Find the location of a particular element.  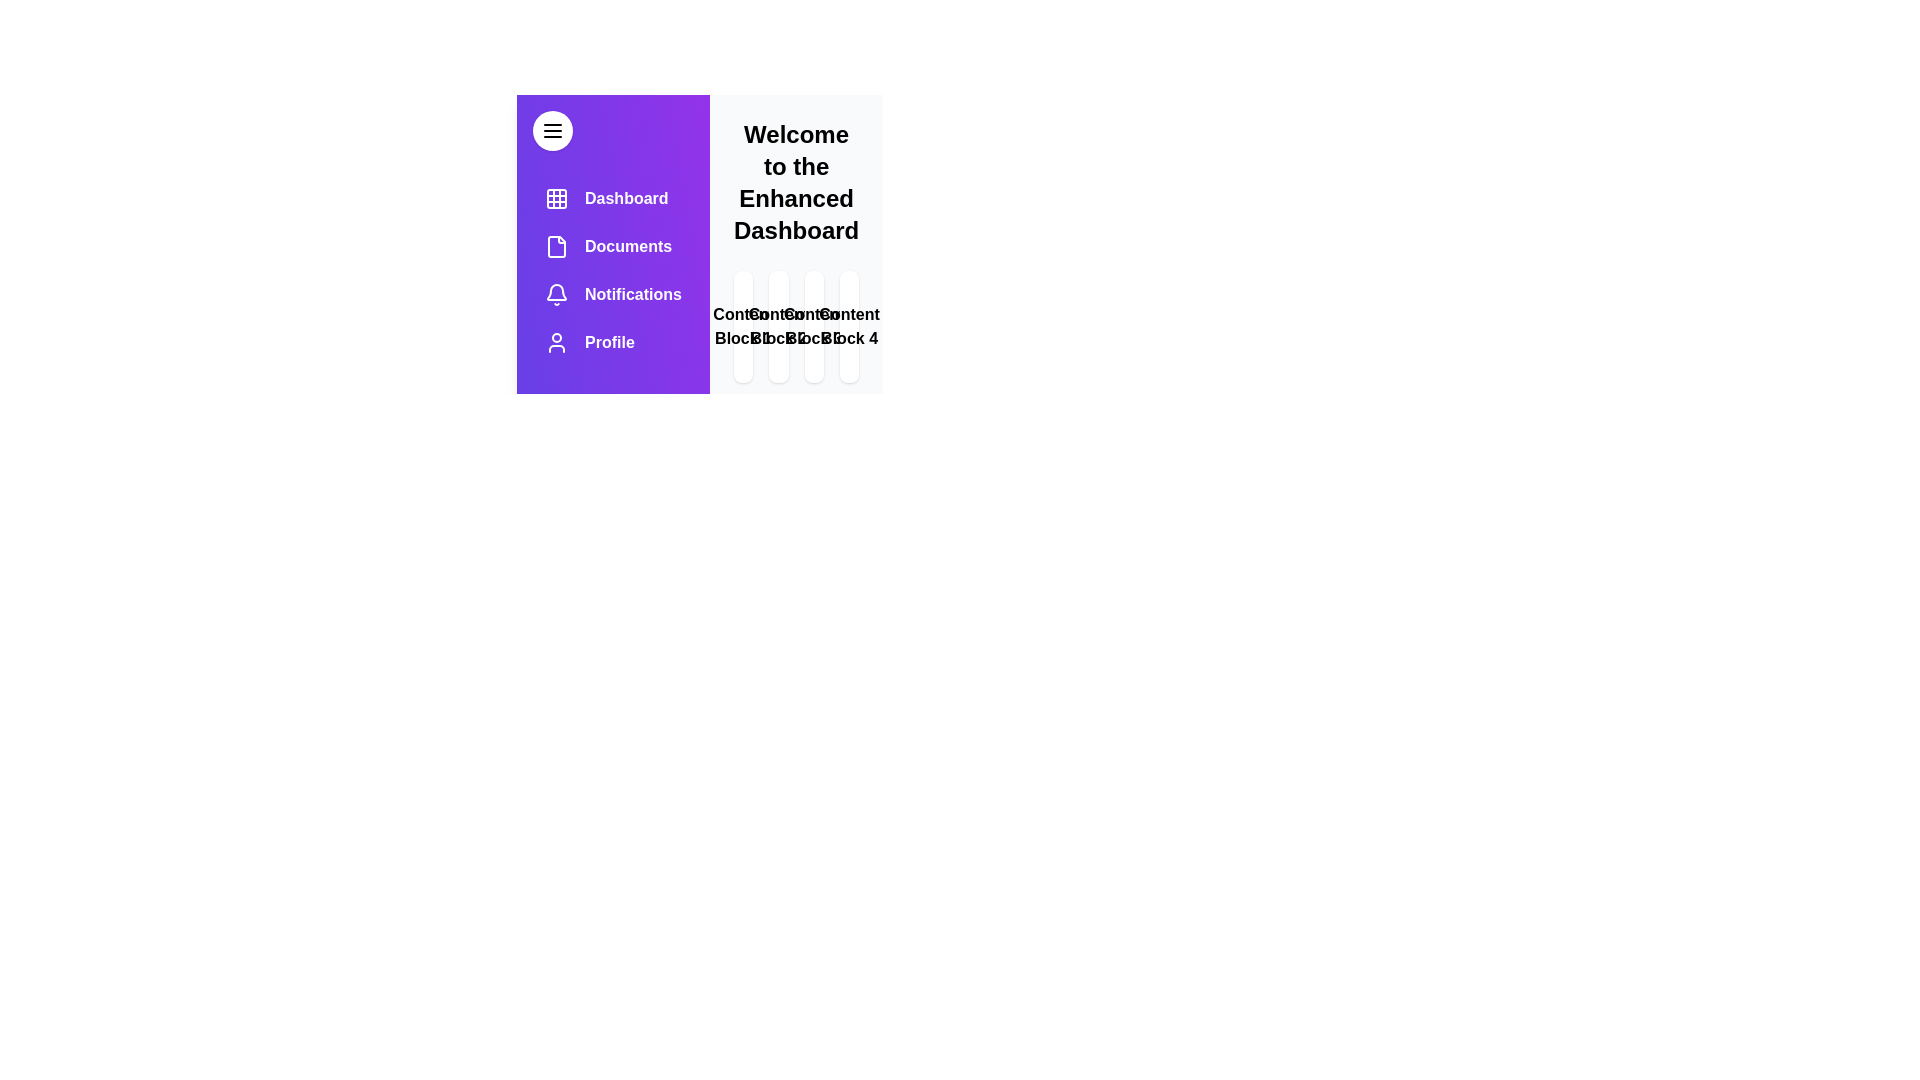

the menu item labeled Notifications is located at coordinates (612, 294).